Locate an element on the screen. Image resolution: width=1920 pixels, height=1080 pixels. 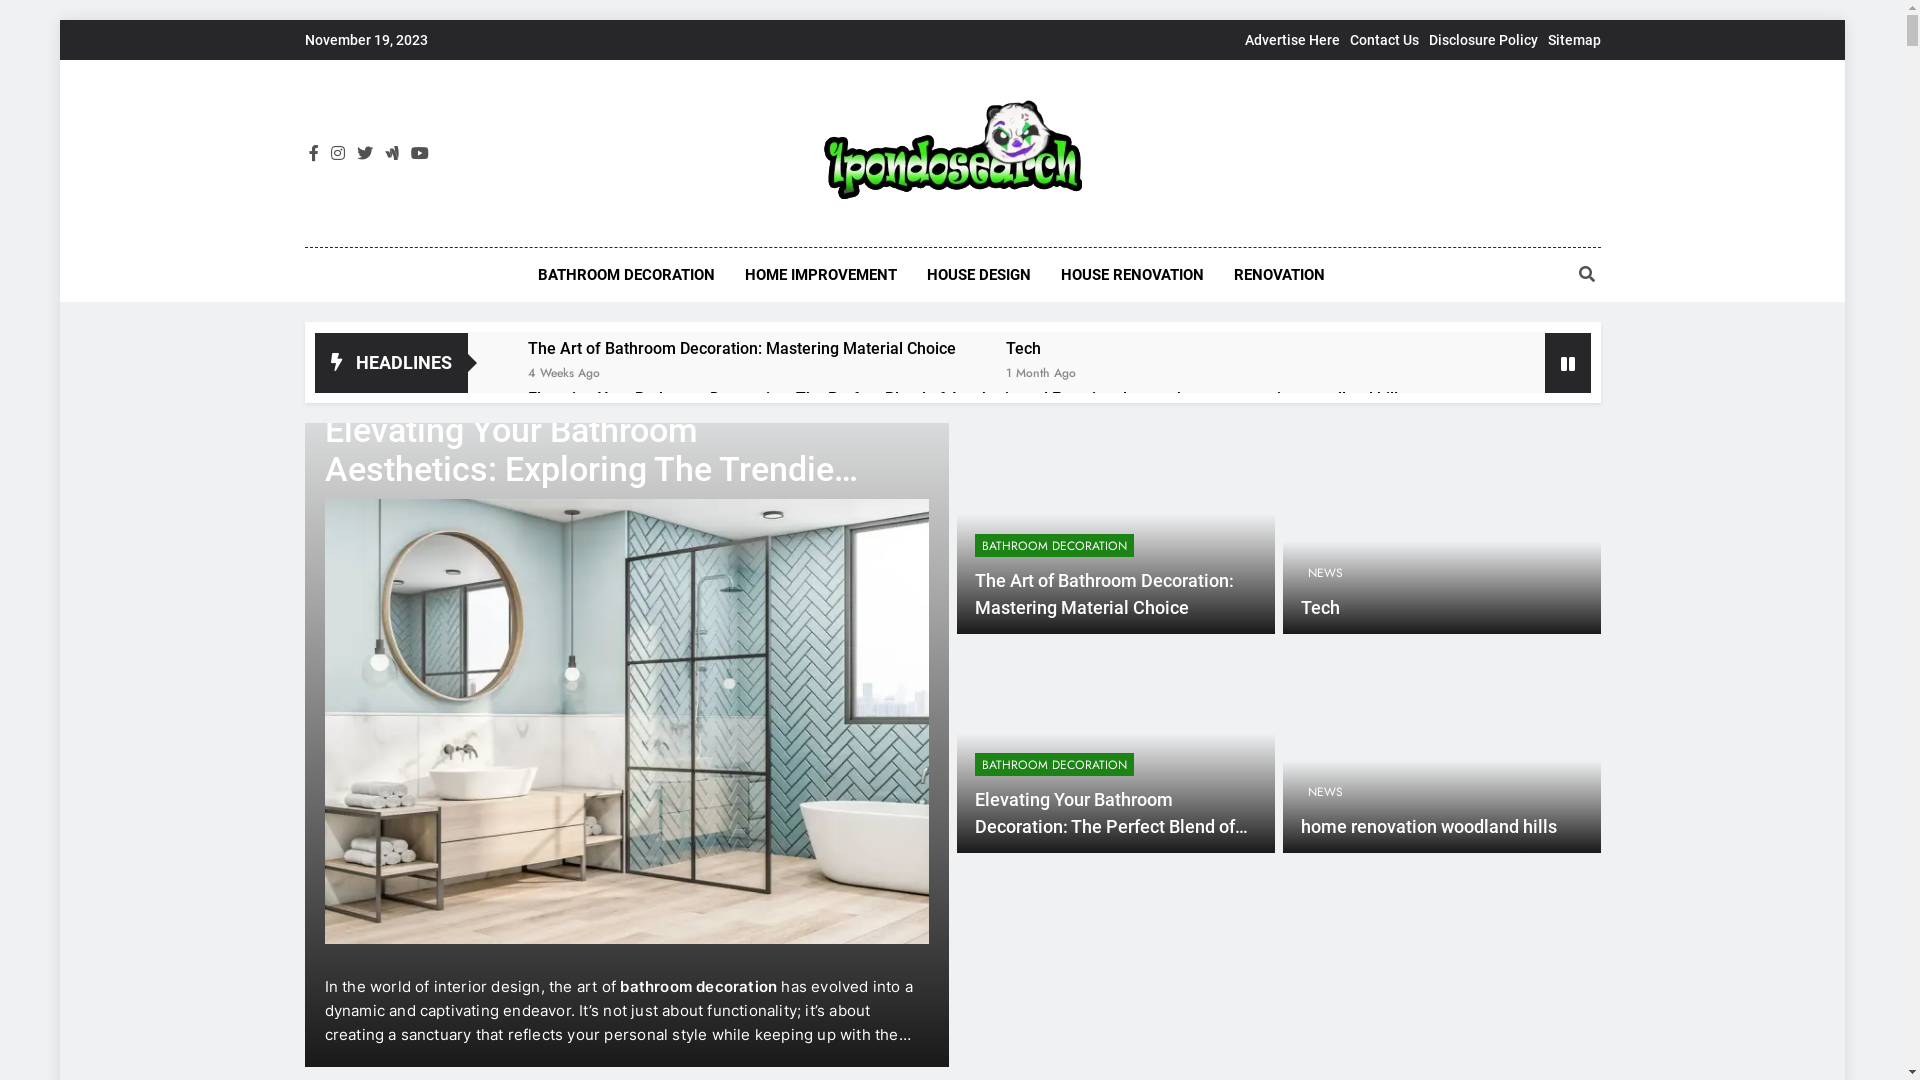
'4 Weeks Ago' is located at coordinates (563, 371).